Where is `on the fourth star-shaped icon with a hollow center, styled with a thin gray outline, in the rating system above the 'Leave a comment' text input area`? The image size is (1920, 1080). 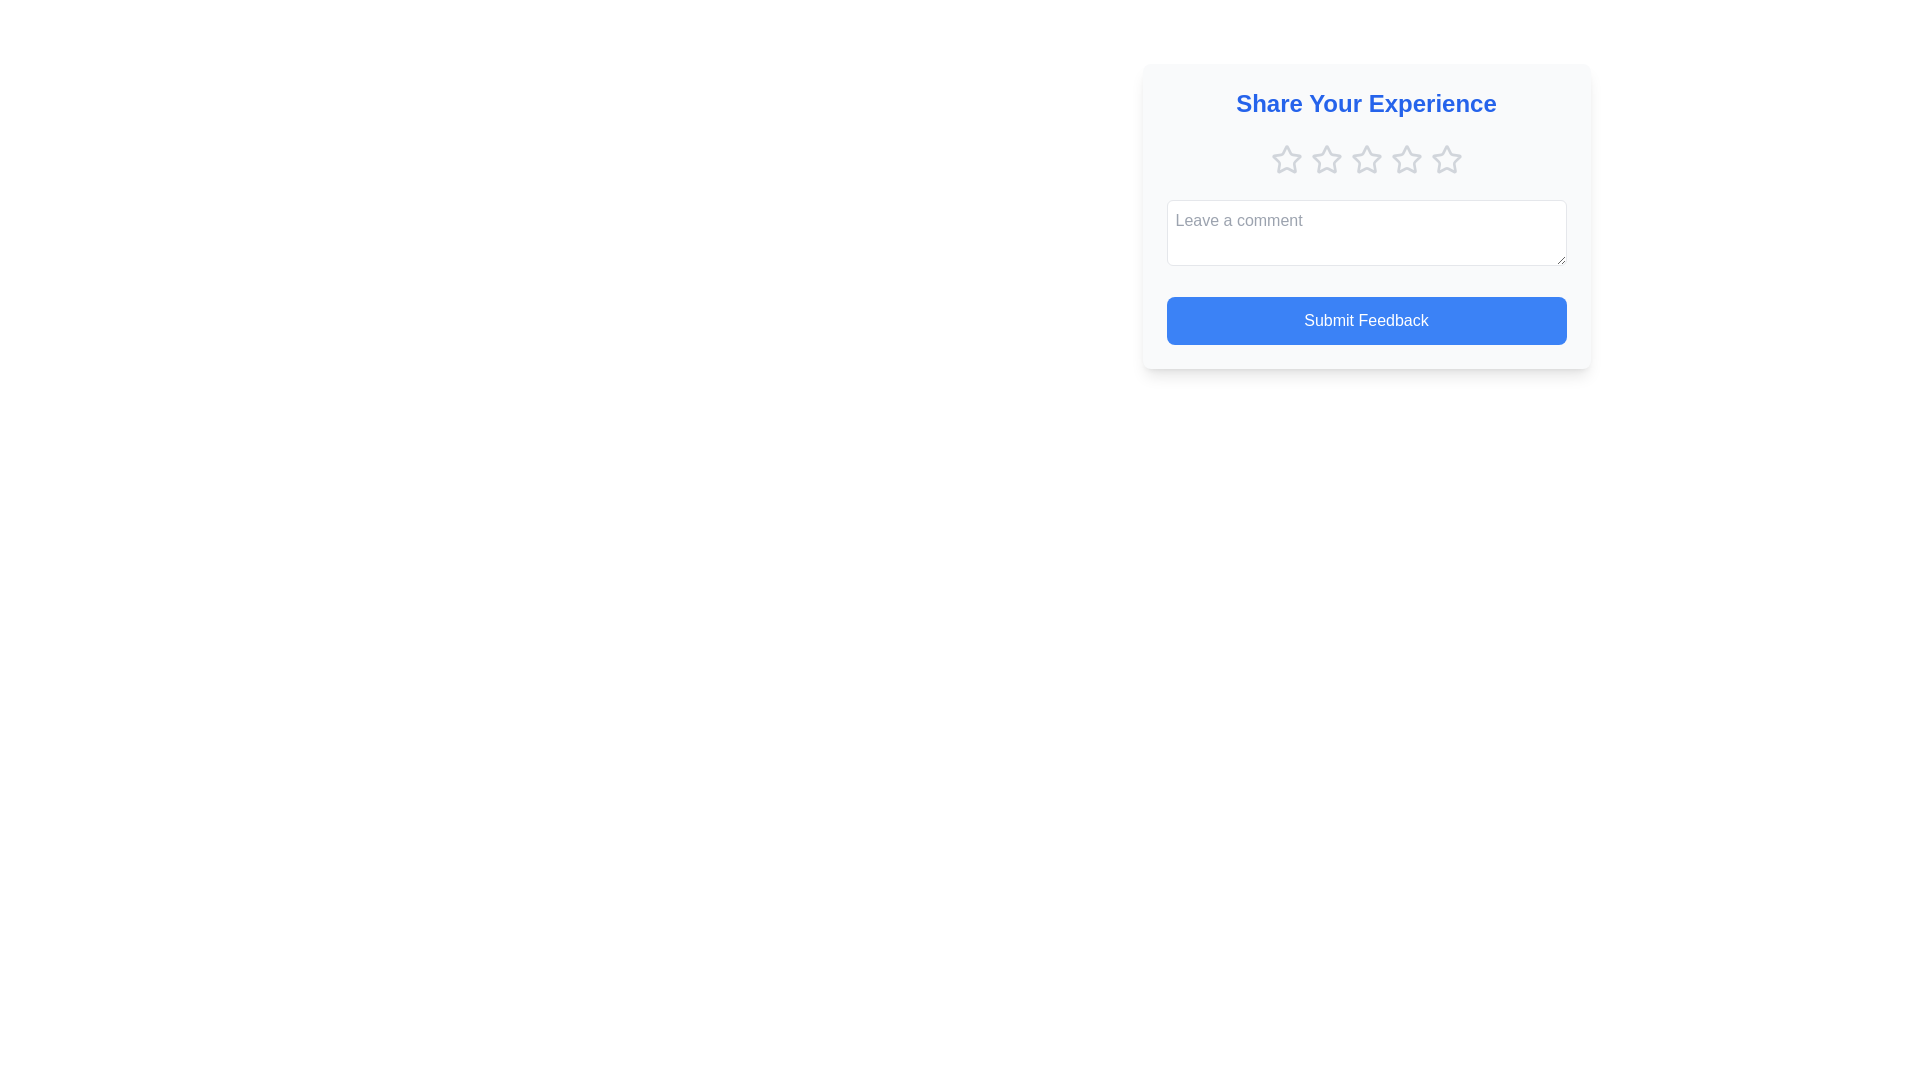 on the fourth star-shaped icon with a hollow center, styled with a thin gray outline, in the rating system above the 'Leave a comment' text input area is located at coordinates (1405, 158).